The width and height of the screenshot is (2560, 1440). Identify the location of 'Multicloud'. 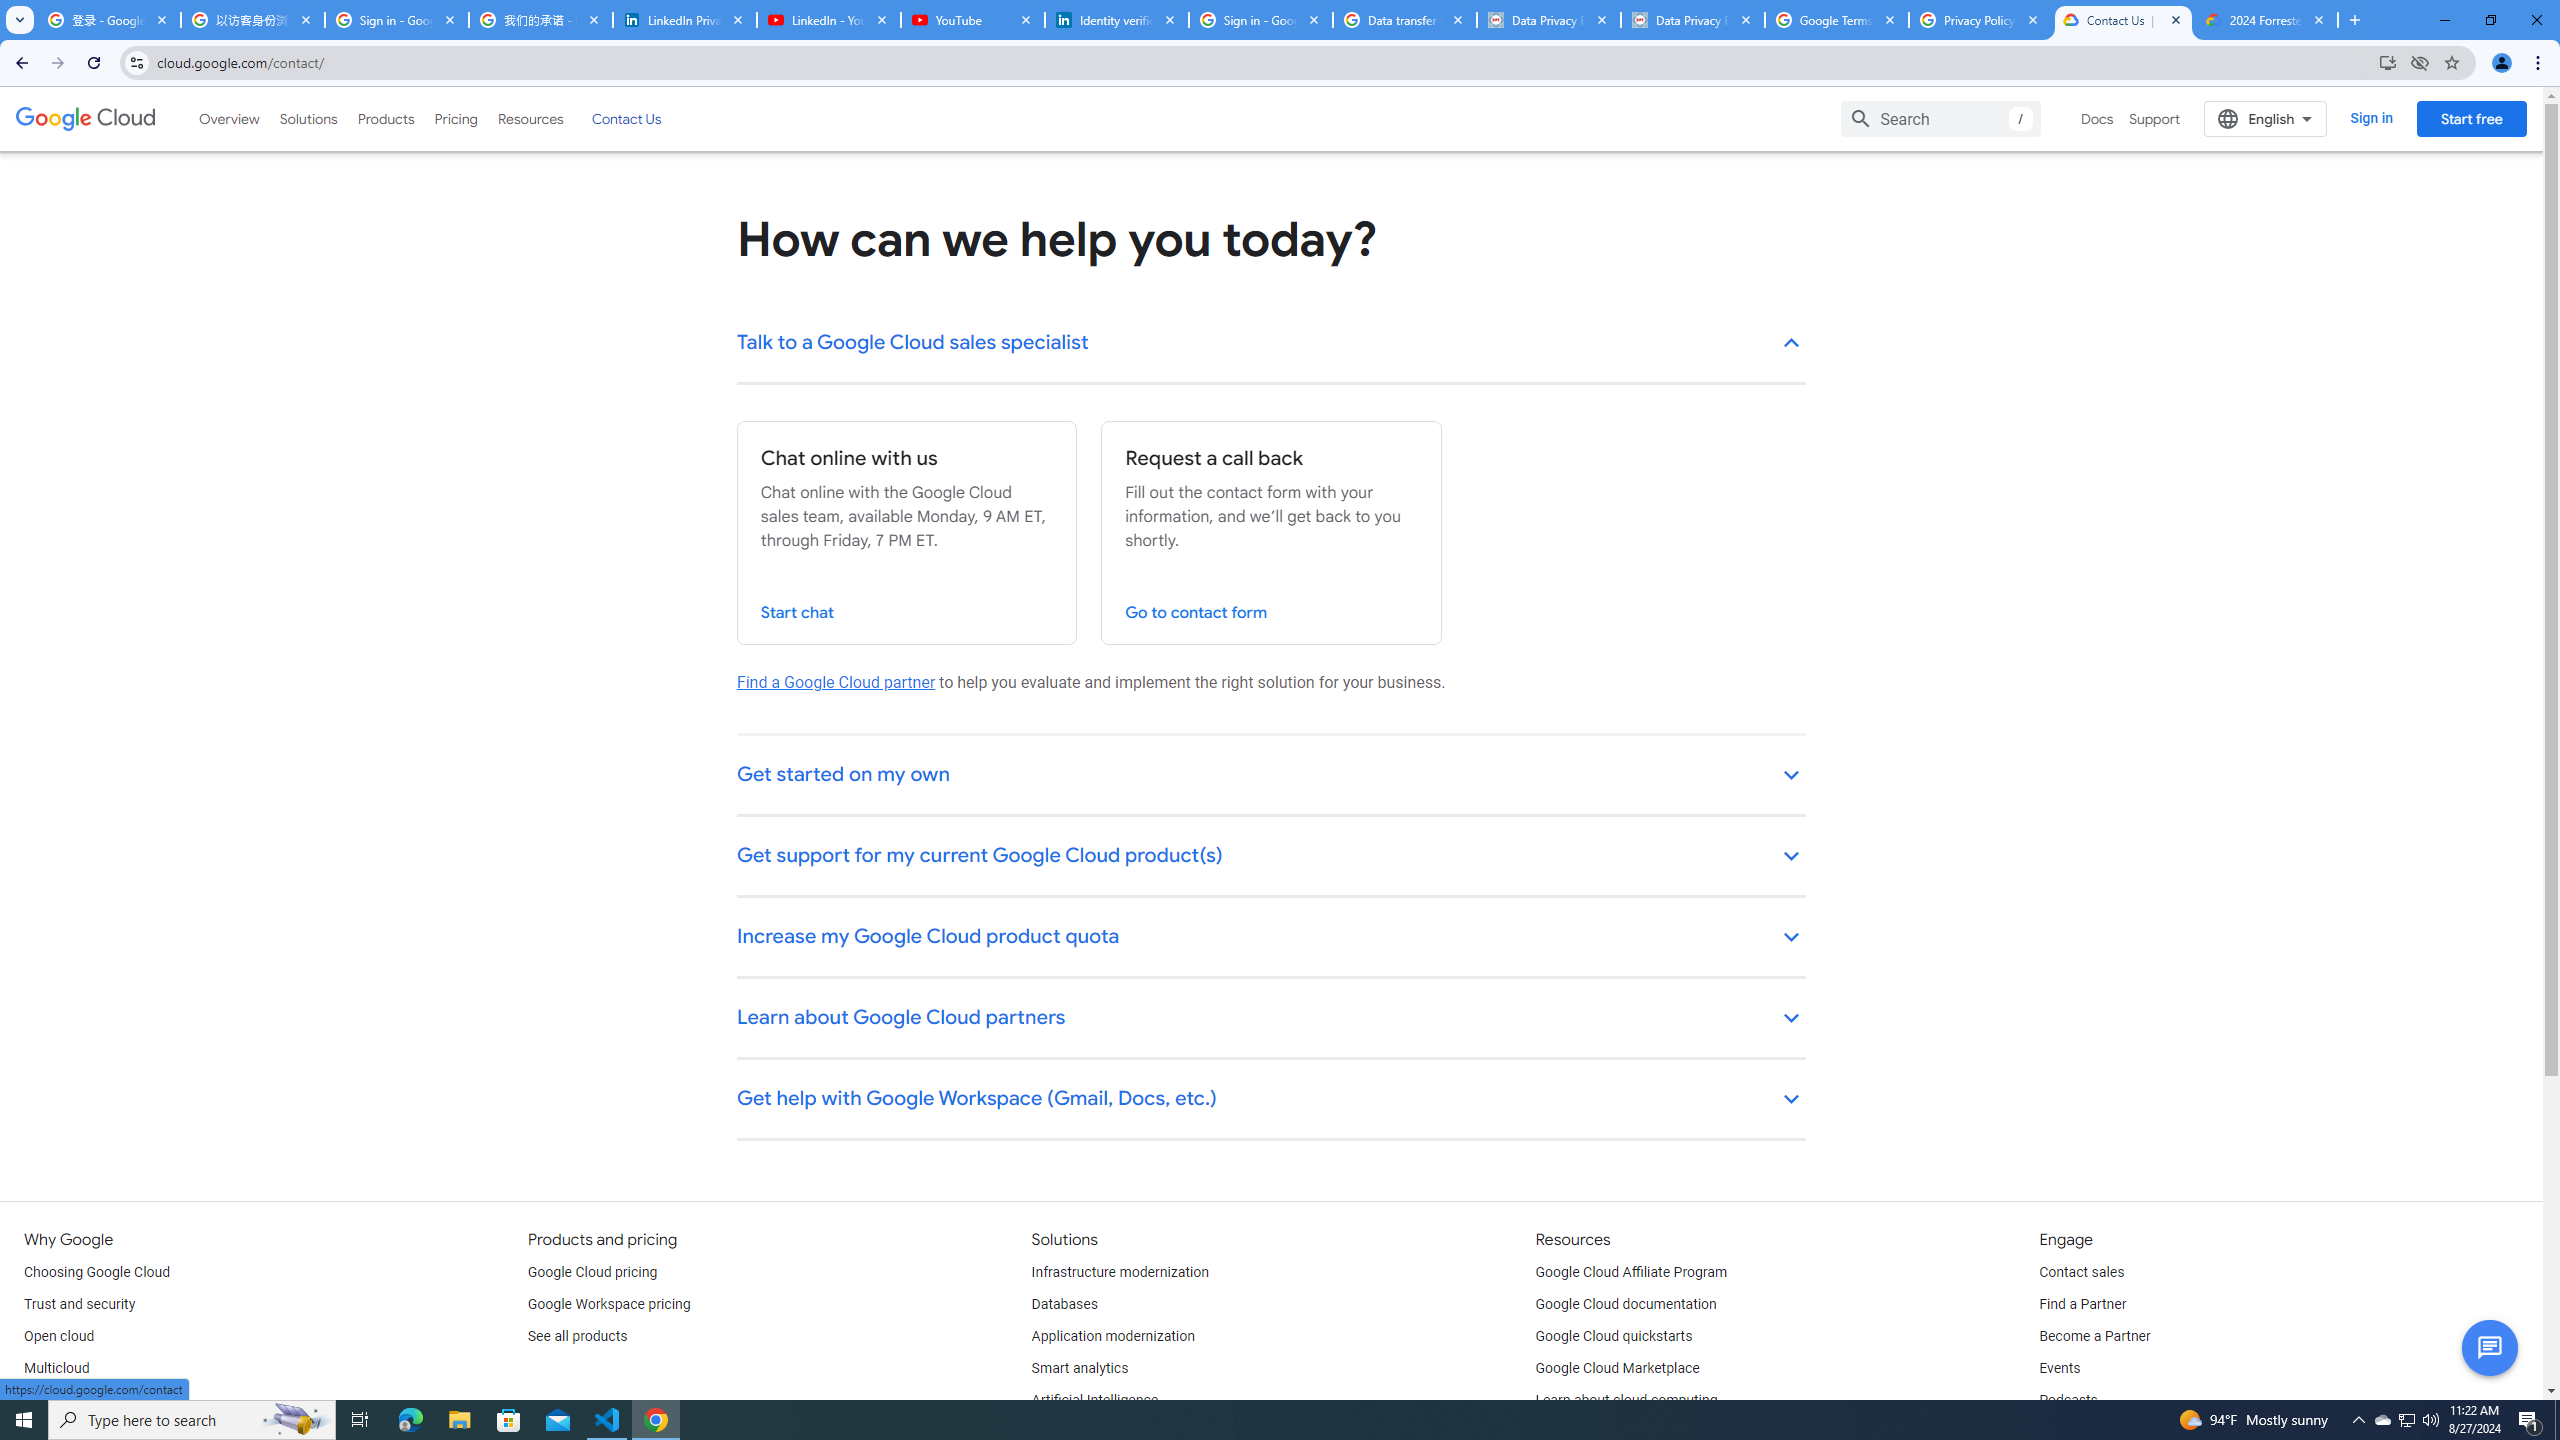
(56, 1368).